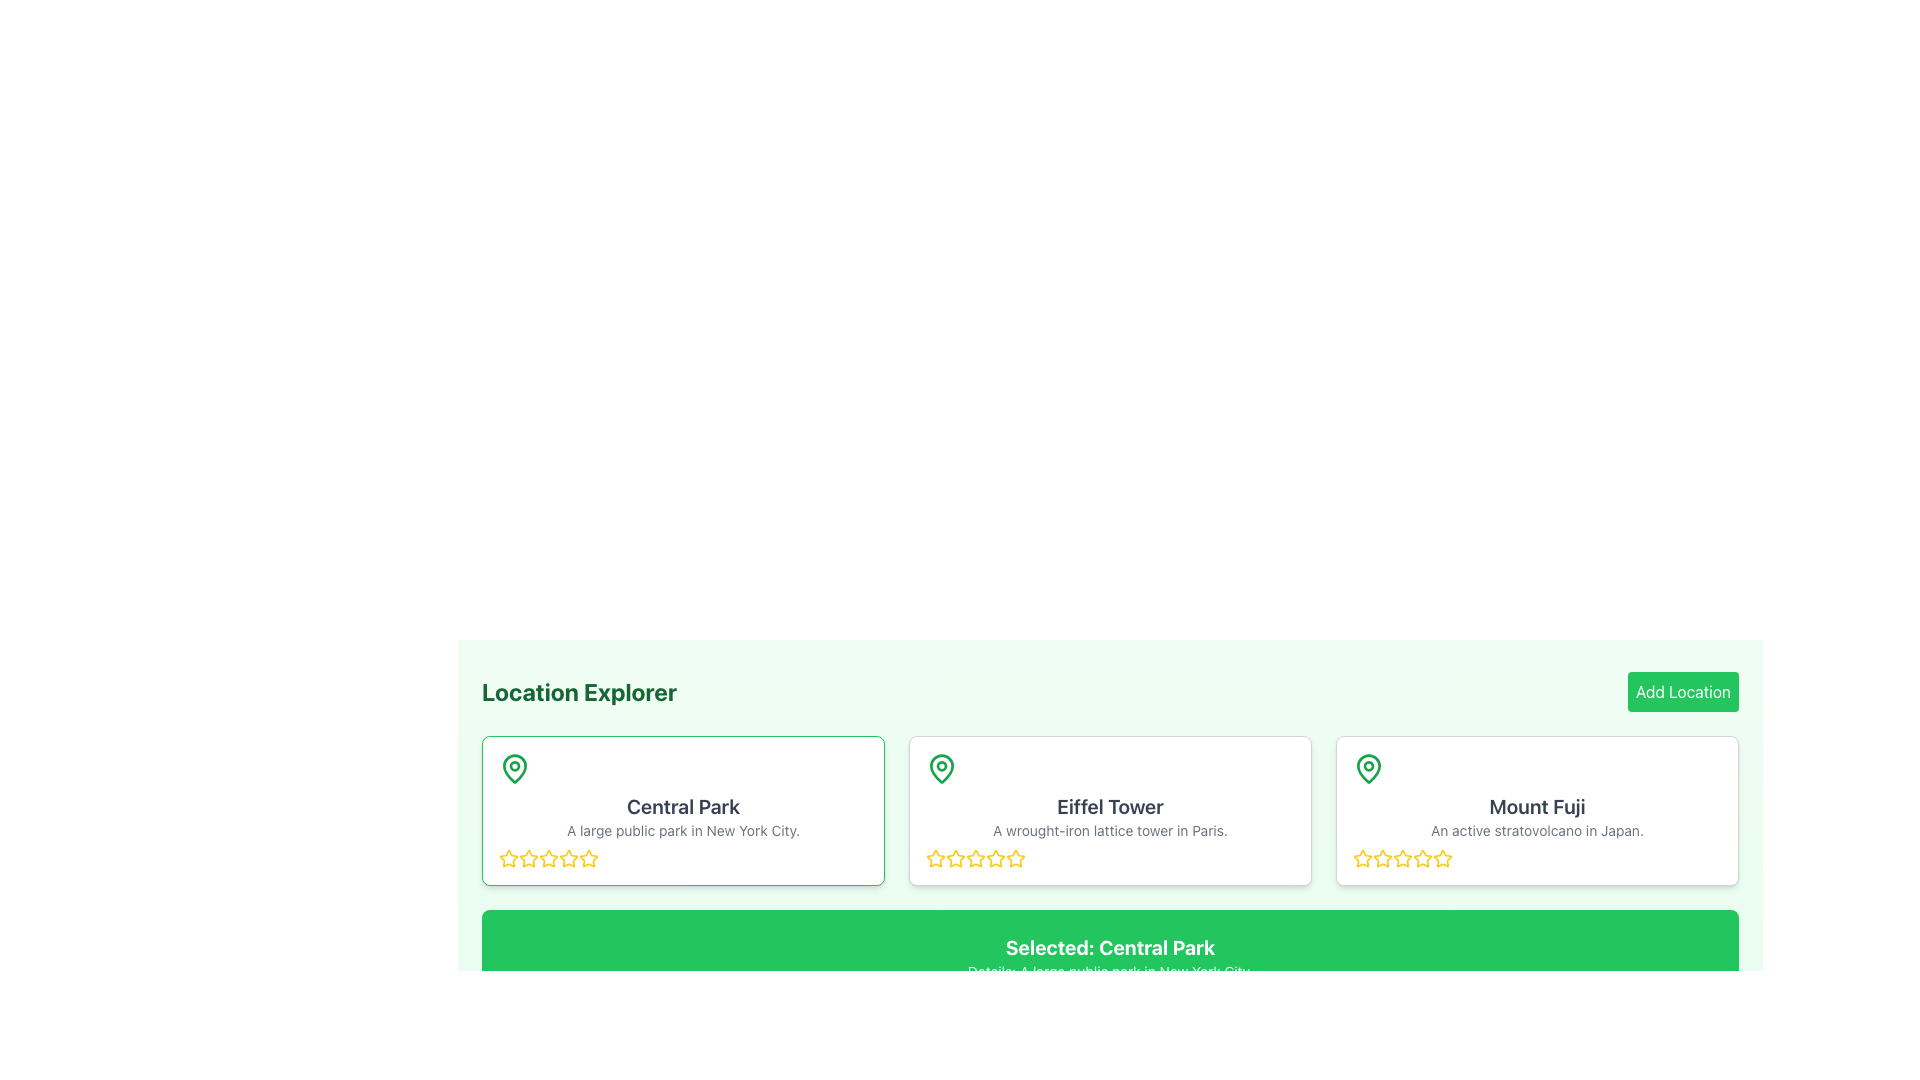 This screenshot has height=1080, width=1920. I want to click on the fourth yellow star icon in the rating component below the 'Central Park' title to rate it, so click(548, 858).